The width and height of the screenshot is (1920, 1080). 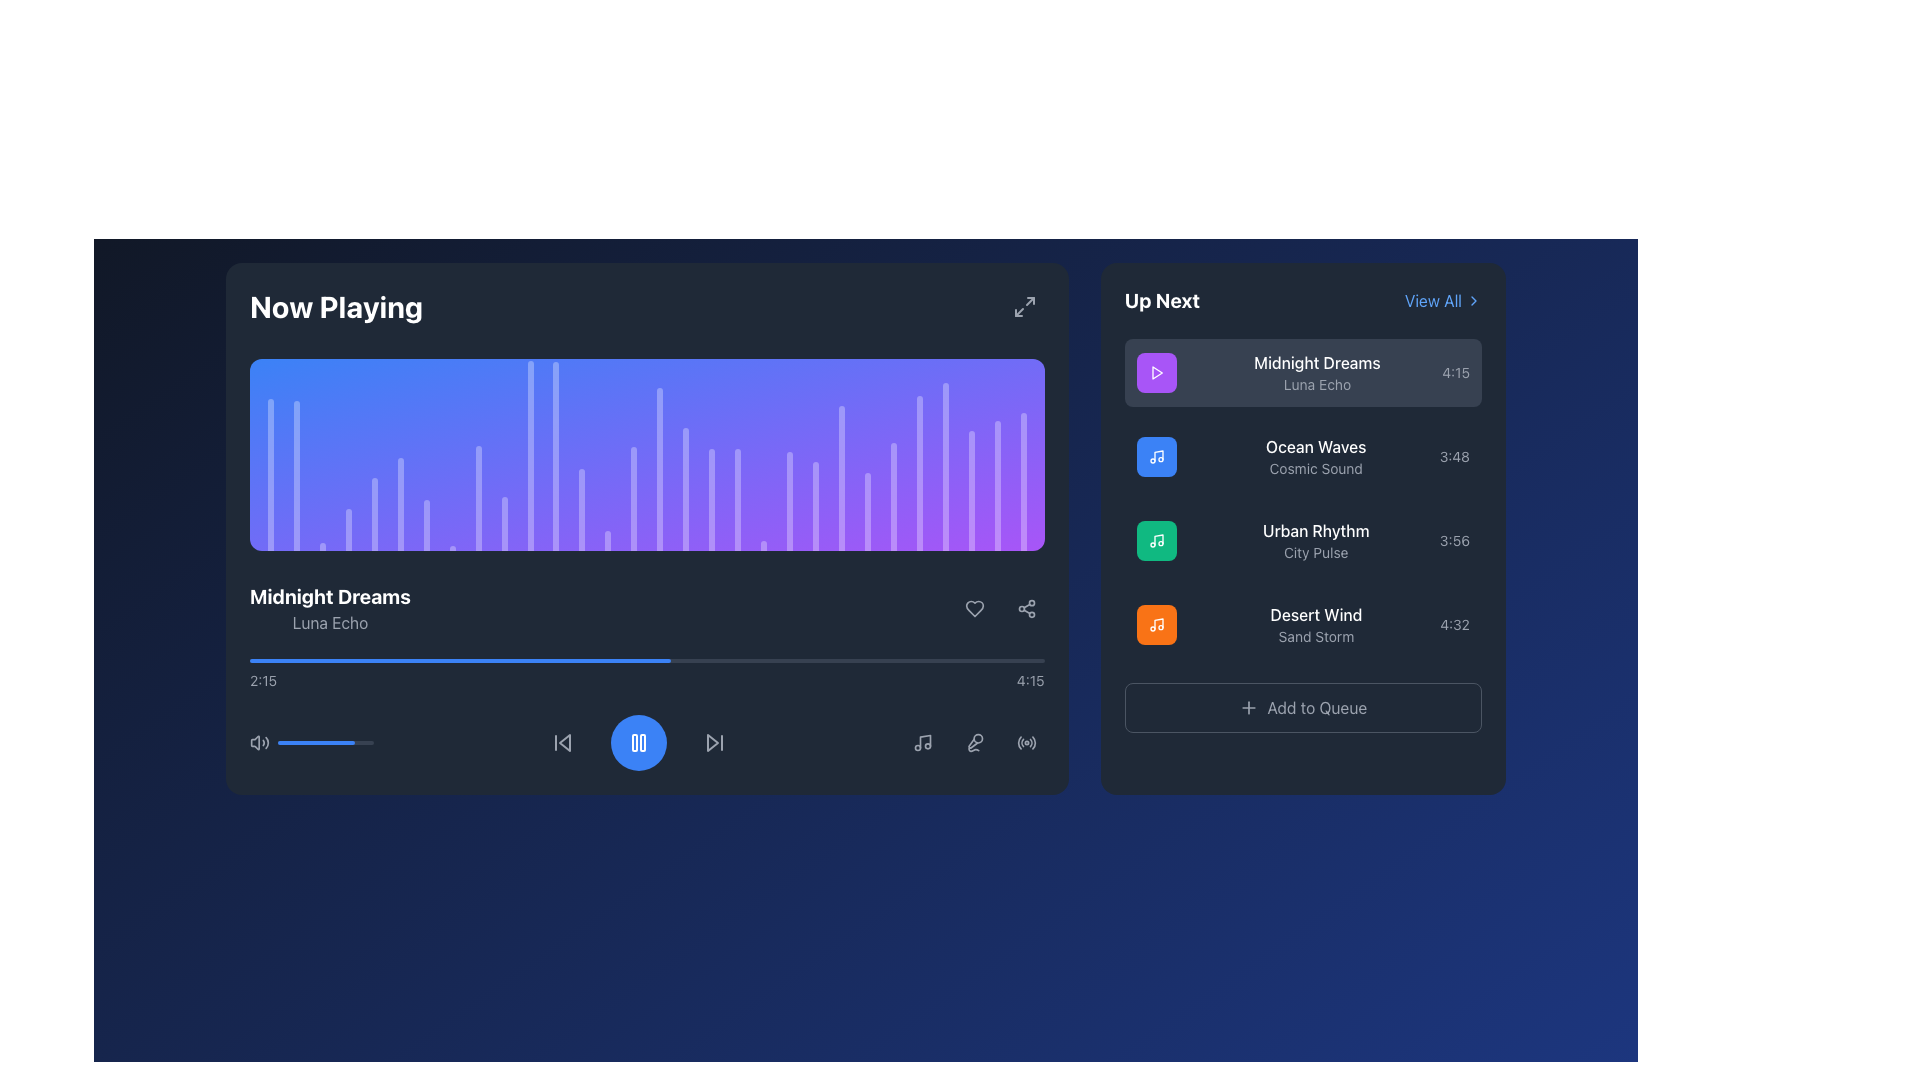 What do you see at coordinates (1157, 373) in the screenshot?
I see `the play action icon located in the 'Now Playing' section of the interface, positioned among other playback controls` at bounding box center [1157, 373].